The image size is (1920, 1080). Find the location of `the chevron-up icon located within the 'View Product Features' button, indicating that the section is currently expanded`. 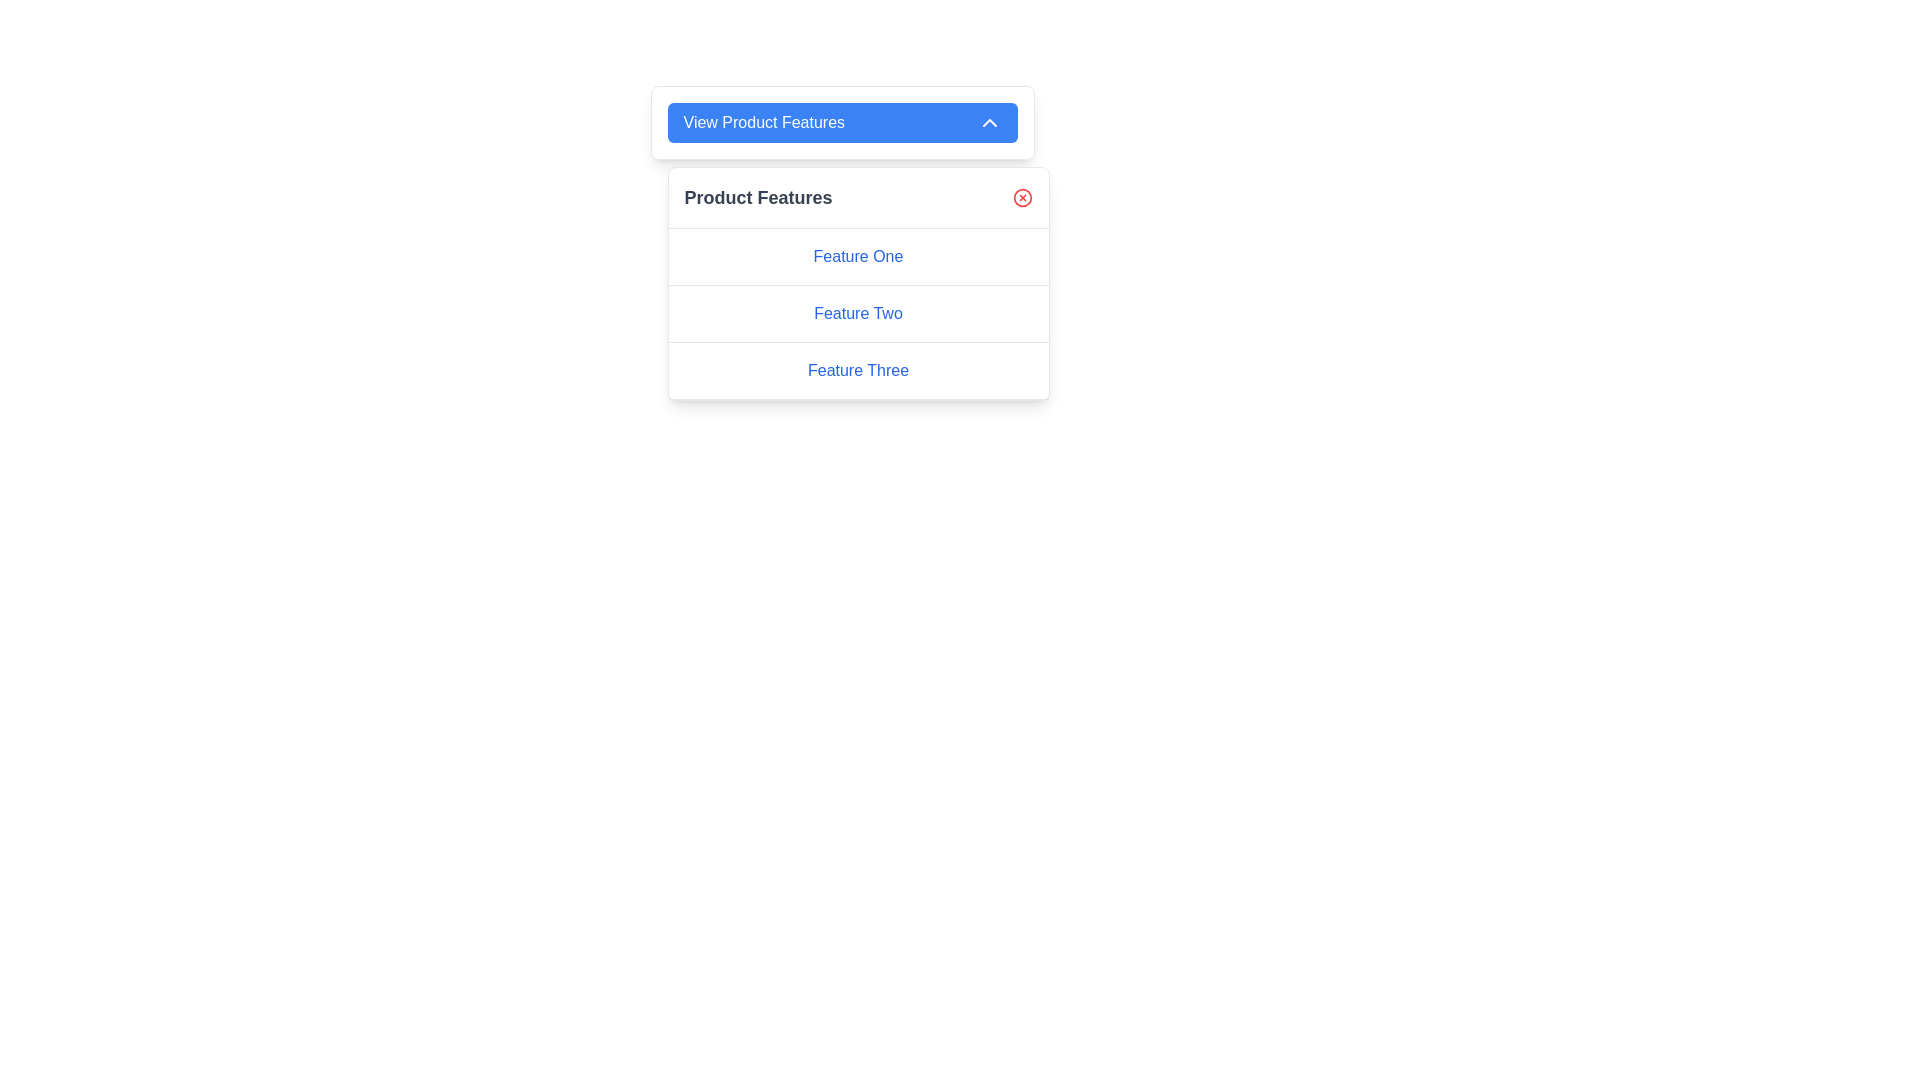

the chevron-up icon located within the 'View Product Features' button, indicating that the section is currently expanded is located at coordinates (989, 123).